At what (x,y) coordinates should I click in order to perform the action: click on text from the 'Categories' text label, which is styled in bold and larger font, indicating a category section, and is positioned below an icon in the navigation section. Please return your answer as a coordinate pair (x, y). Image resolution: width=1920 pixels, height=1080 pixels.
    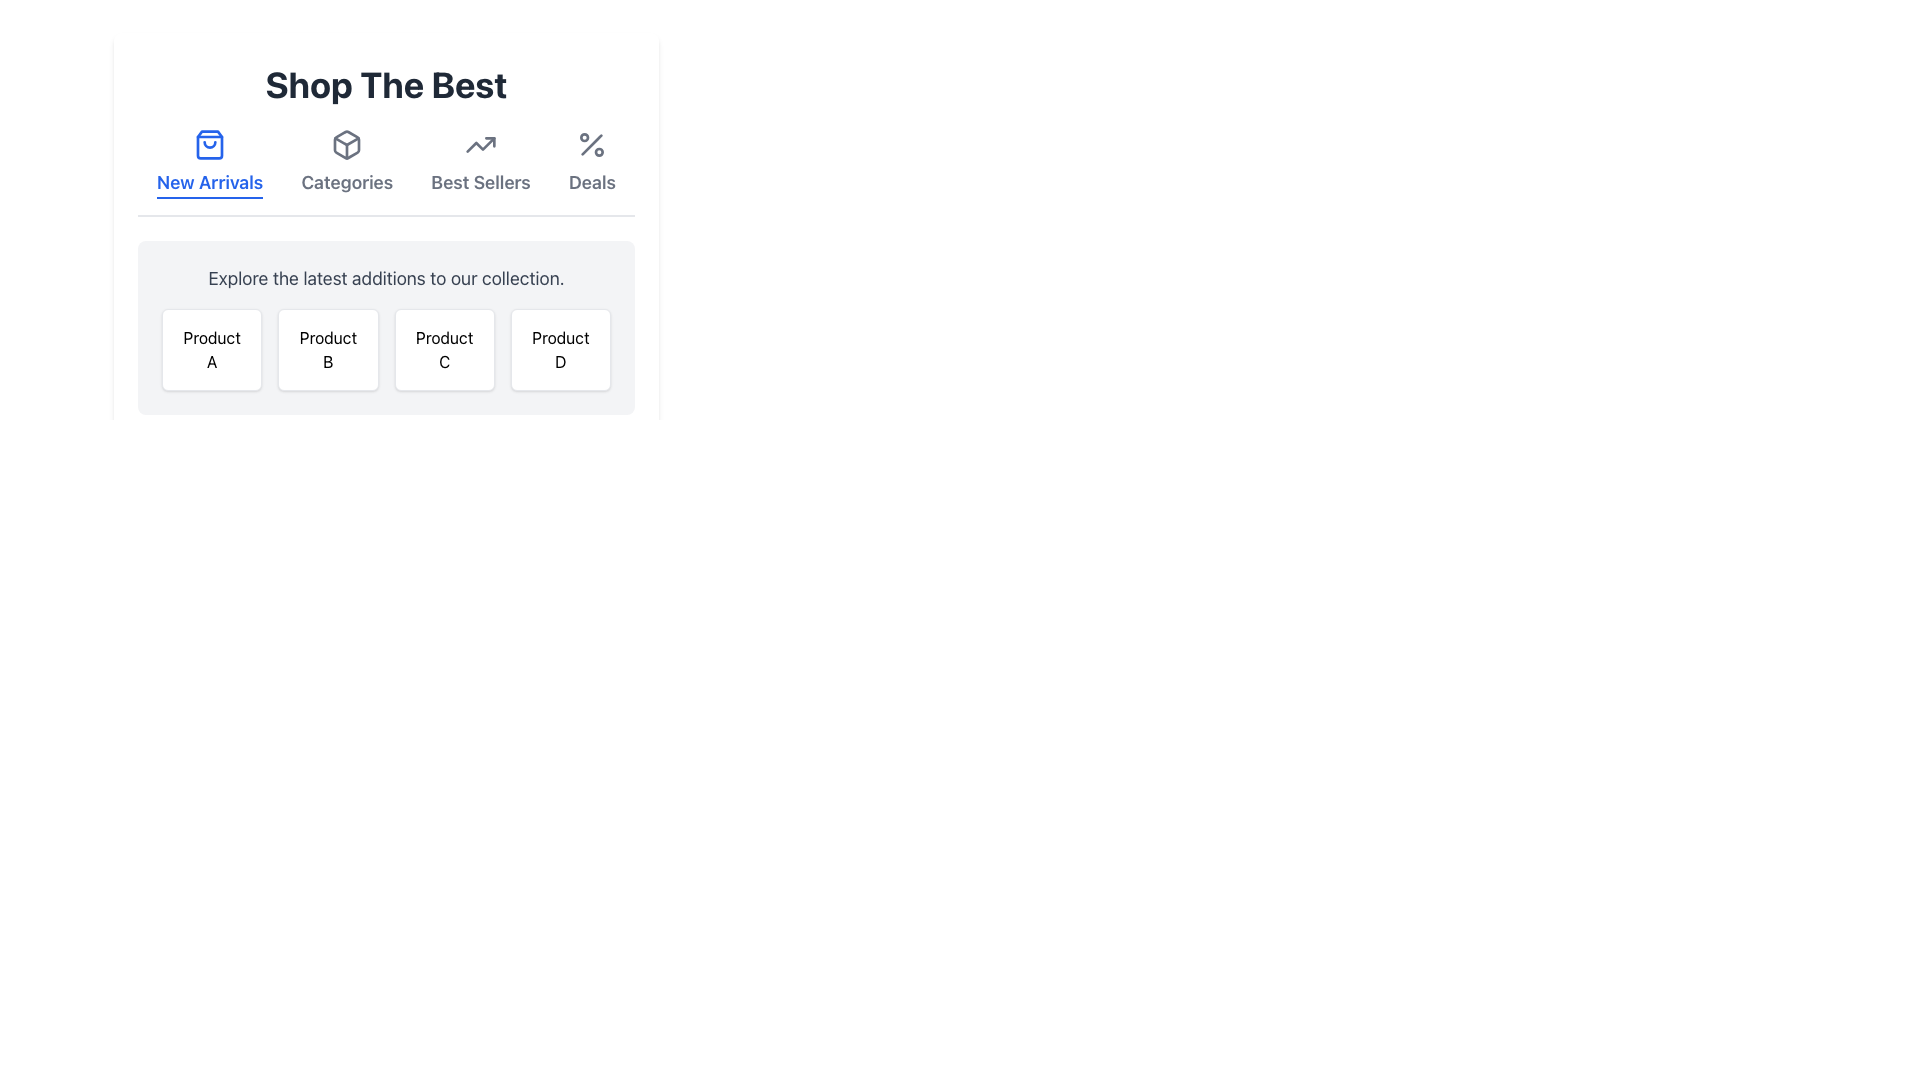
    Looking at the image, I should click on (347, 182).